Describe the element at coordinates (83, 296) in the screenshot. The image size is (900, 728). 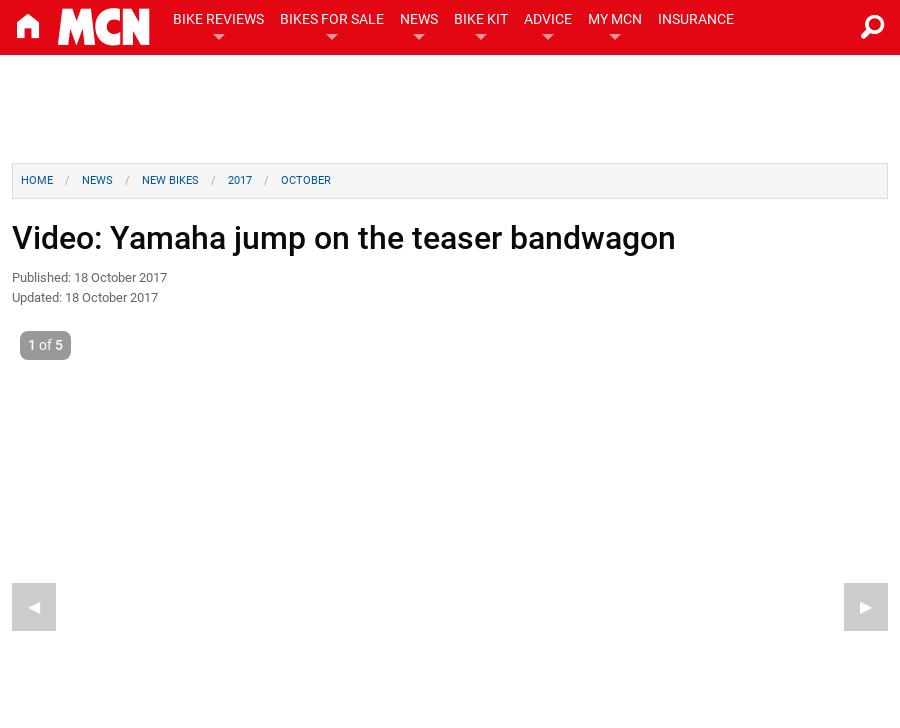
I see `'Updated: 18 October 2017'` at that location.